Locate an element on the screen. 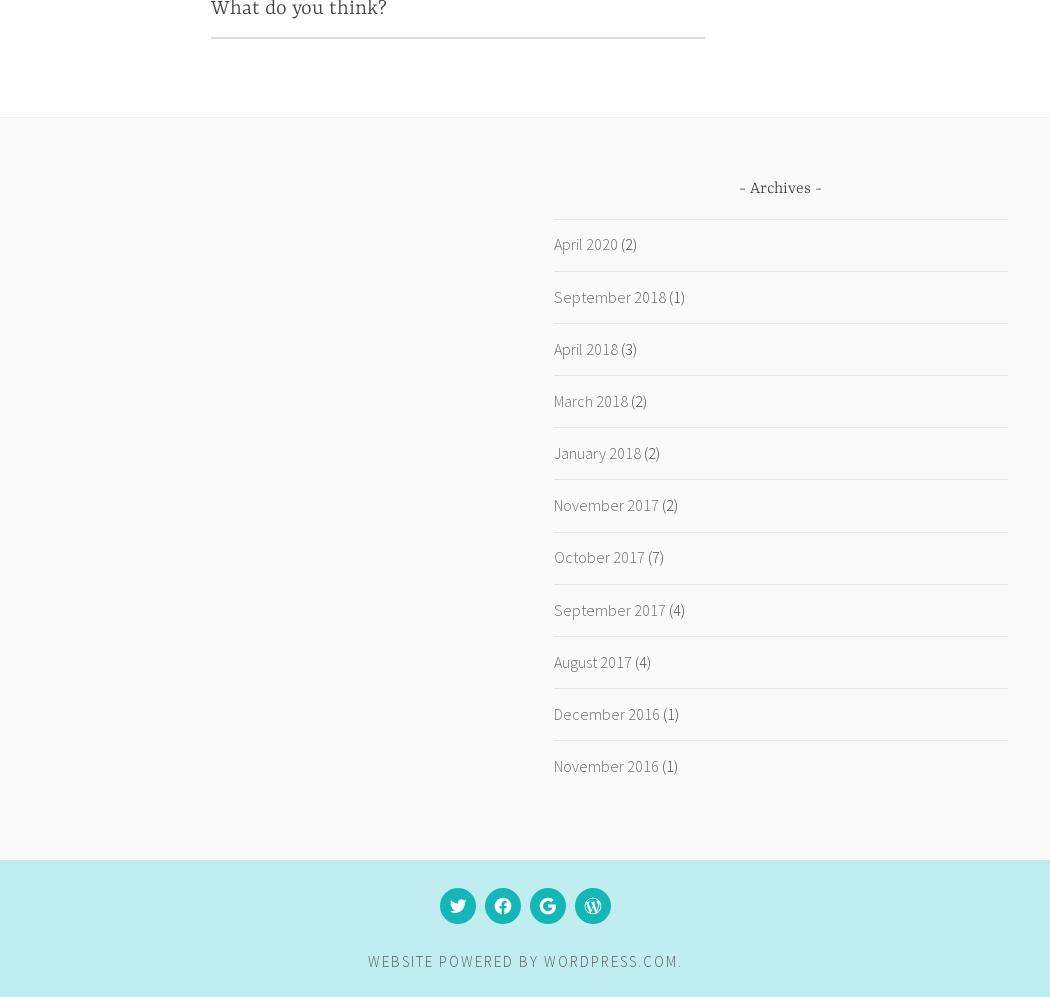  'Website Powered by WordPress.com' is located at coordinates (520, 960).